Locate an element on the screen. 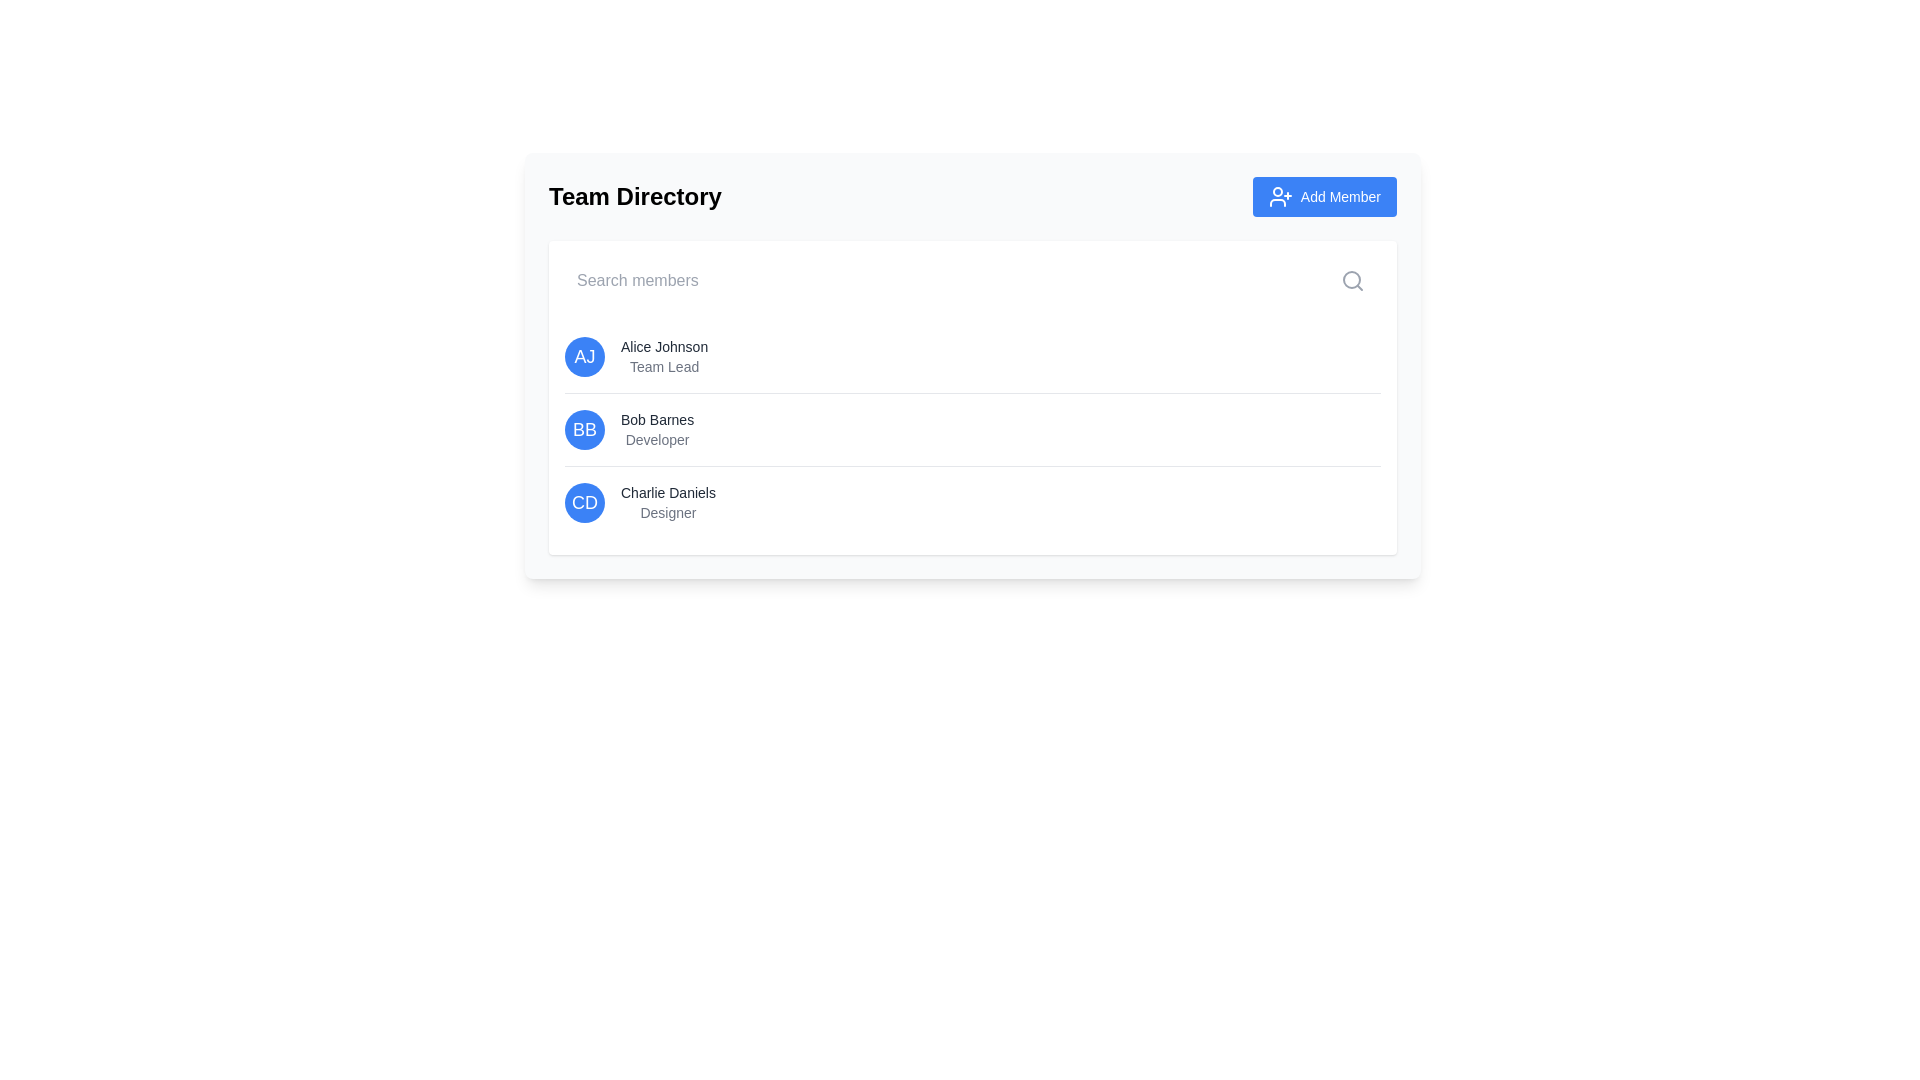 Image resolution: width=1920 pixels, height=1080 pixels. the 'Team Directory' header text, which is styled in bold and large black text and located at the top-left corner of the section is located at coordinates (634, 196).